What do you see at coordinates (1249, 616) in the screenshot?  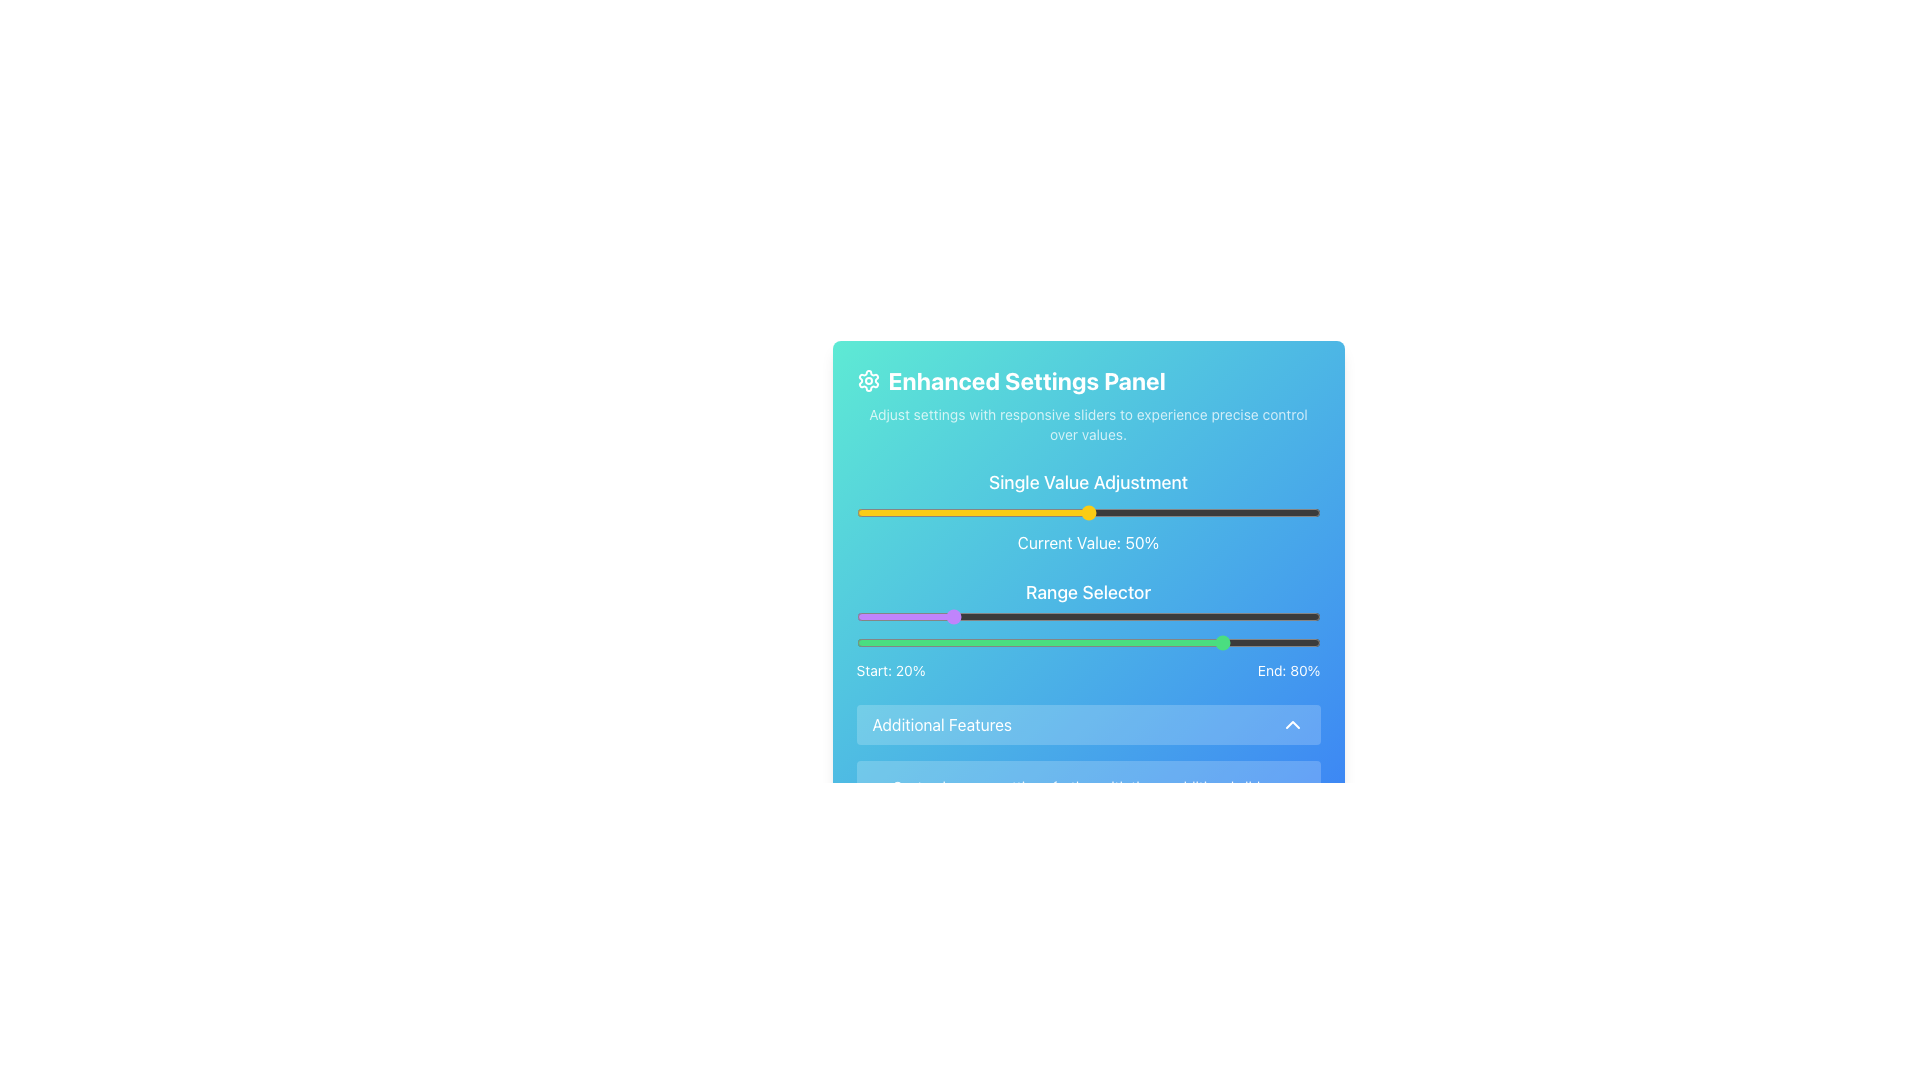 I see `the range selector sliders` at bounding box center [1249, 616].